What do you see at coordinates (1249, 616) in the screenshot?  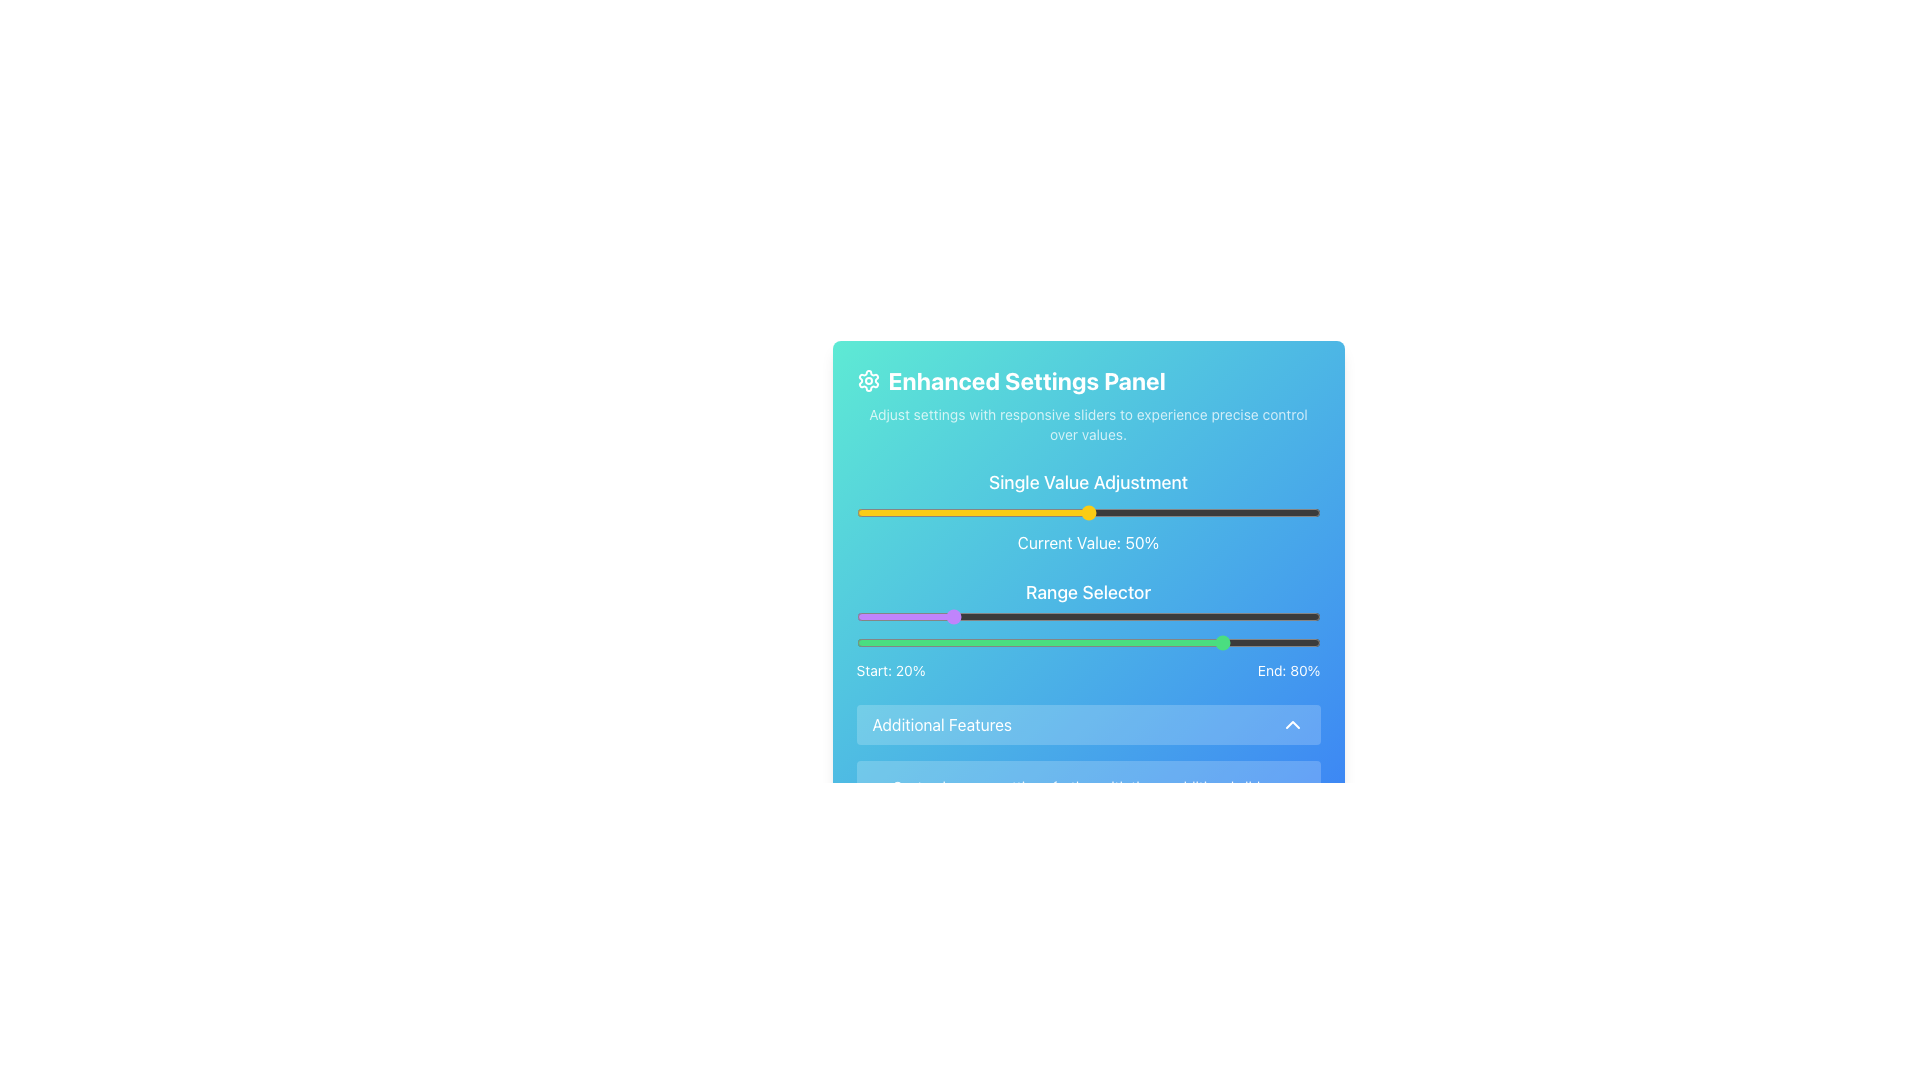 I see `the range selector sliders` at bounding box center [1249, 616].